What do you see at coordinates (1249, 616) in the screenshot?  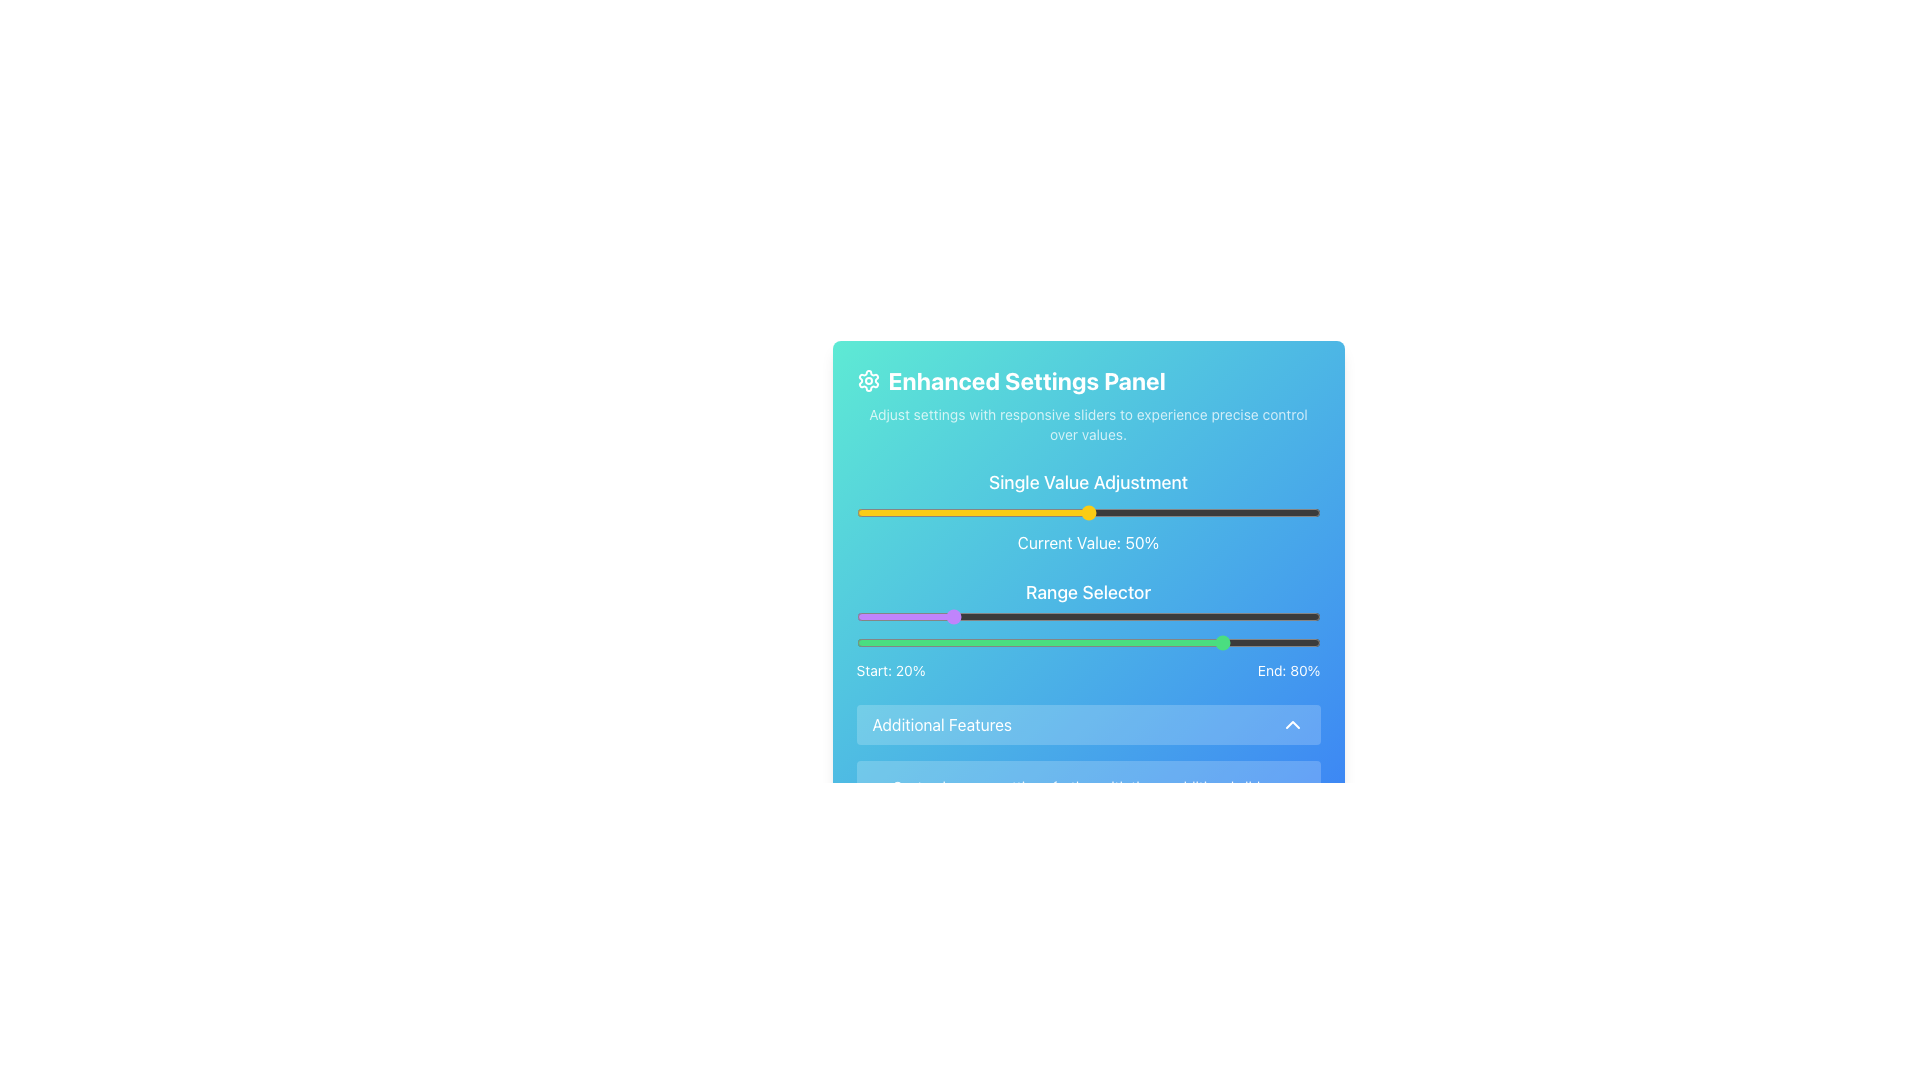 I see `the range selector sliders` at bounding box center [1249, 616].